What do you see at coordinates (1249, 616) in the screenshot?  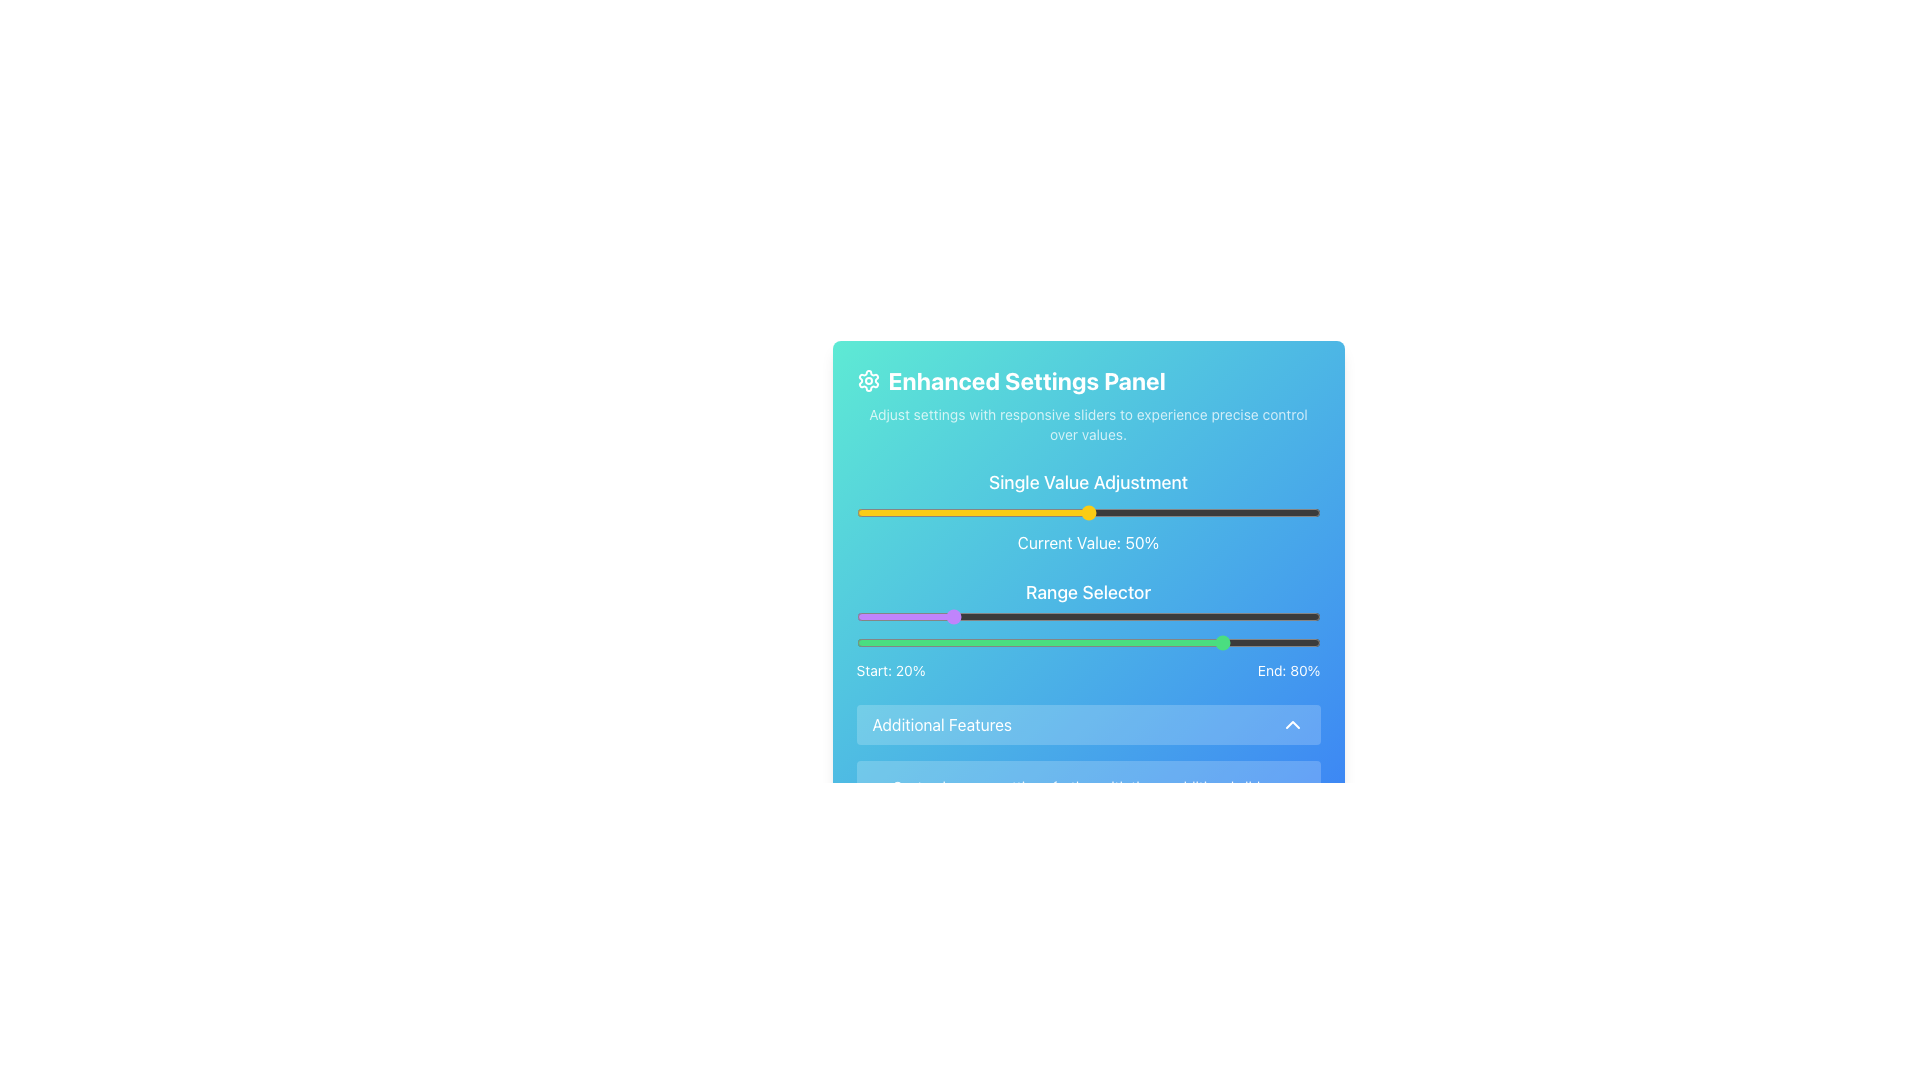 I see `the range selector sliders` at bounding box center [1249, 616].